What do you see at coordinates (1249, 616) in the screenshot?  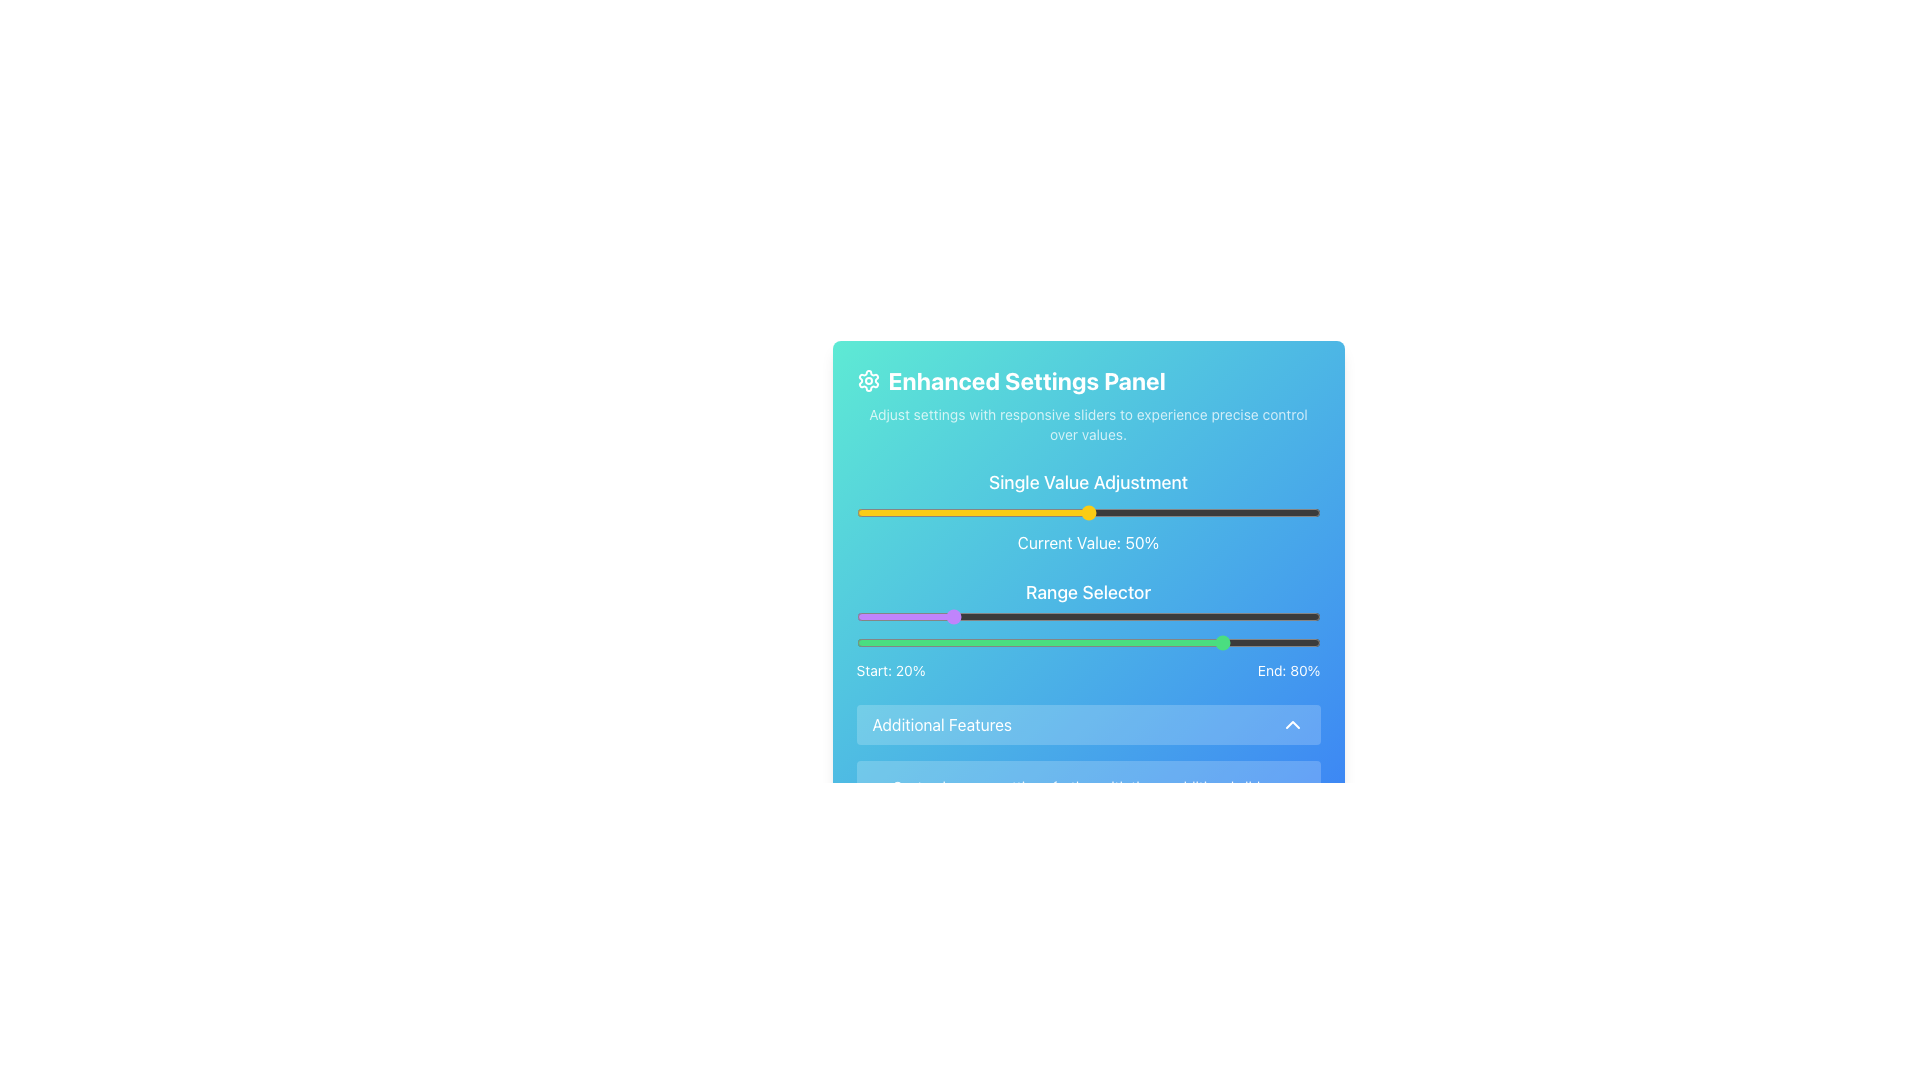 I see `the range selector sliders` at bounding box center [1249, 616].